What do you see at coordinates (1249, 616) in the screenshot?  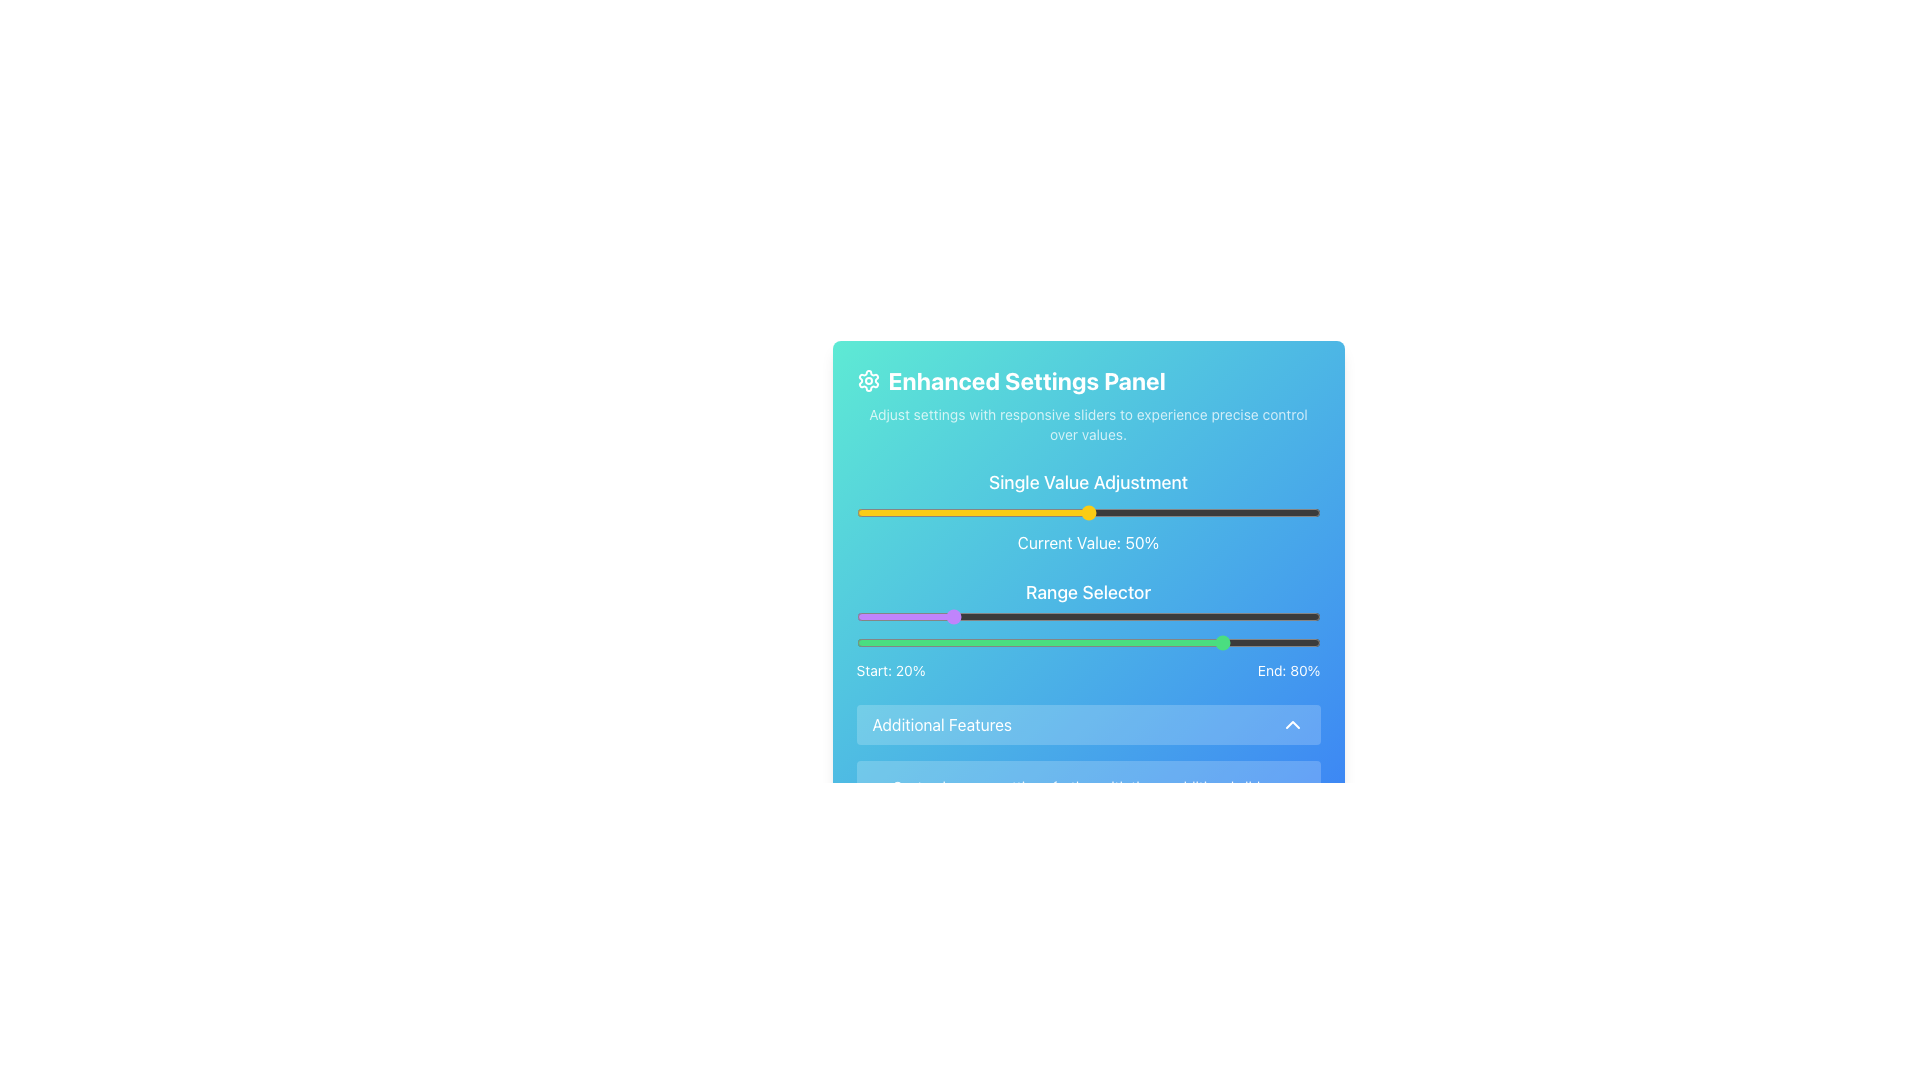 I see `the range selector sliders` at bounding box center [1249, 616].